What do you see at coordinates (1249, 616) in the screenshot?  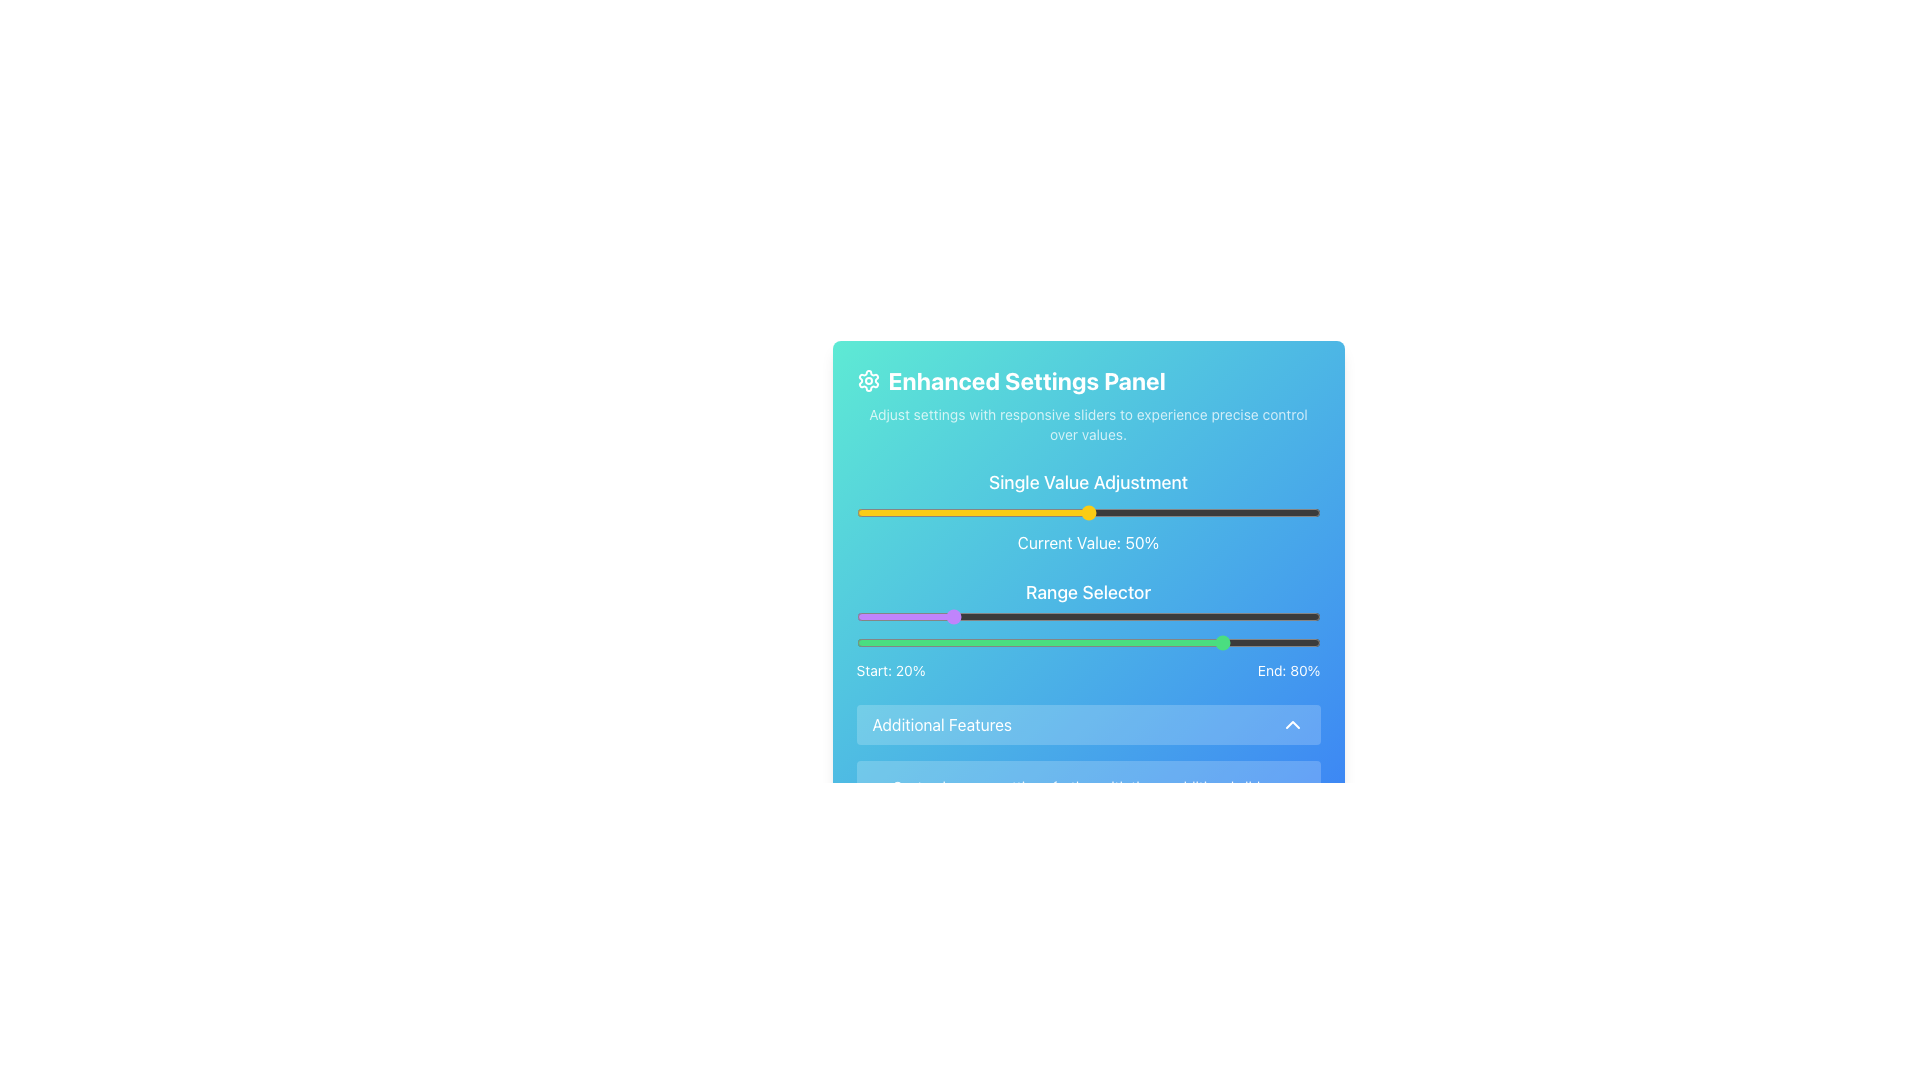 I see `the range selector sliders` at bounding box center [1249, 616].